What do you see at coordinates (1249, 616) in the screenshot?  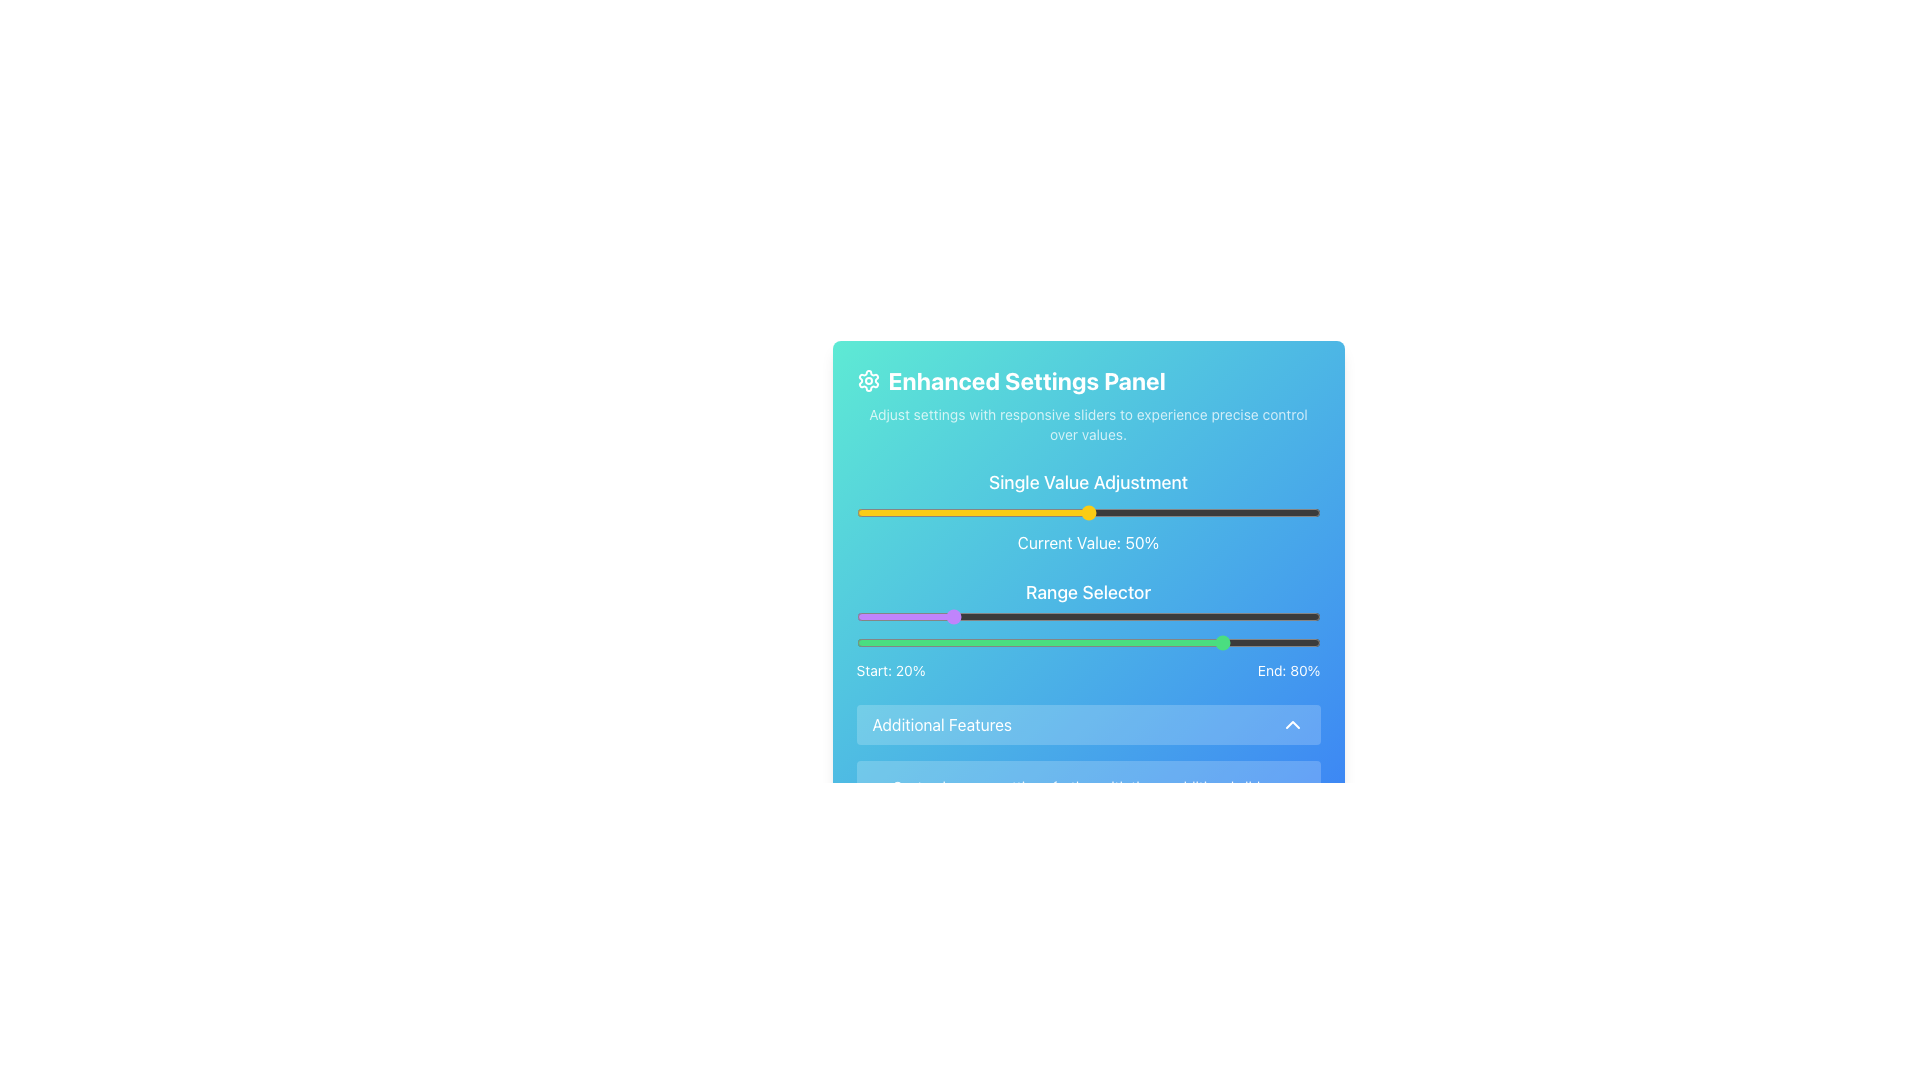 I see `the range selector sliders` at bounding box center [1249, 616].